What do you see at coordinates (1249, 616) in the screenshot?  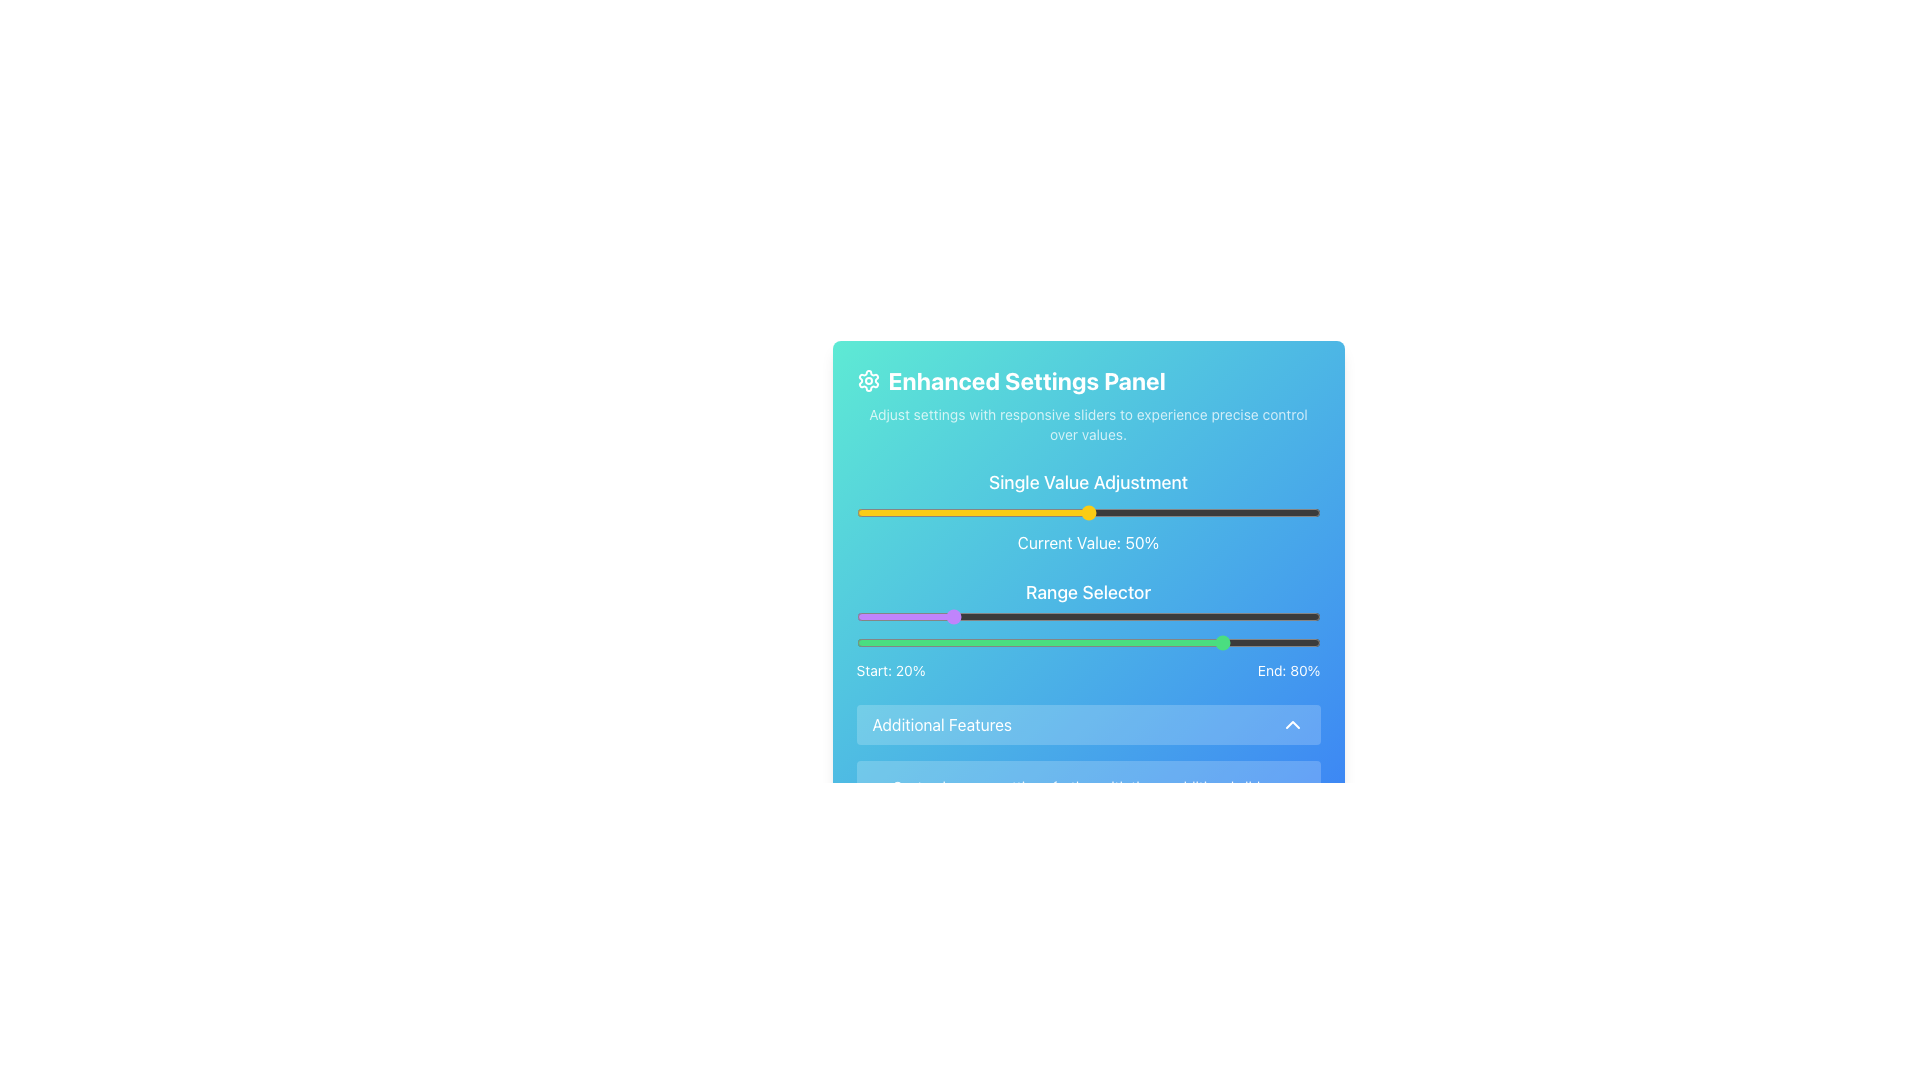 I see `the range selector sliders` at bounding box center [1249, 616].